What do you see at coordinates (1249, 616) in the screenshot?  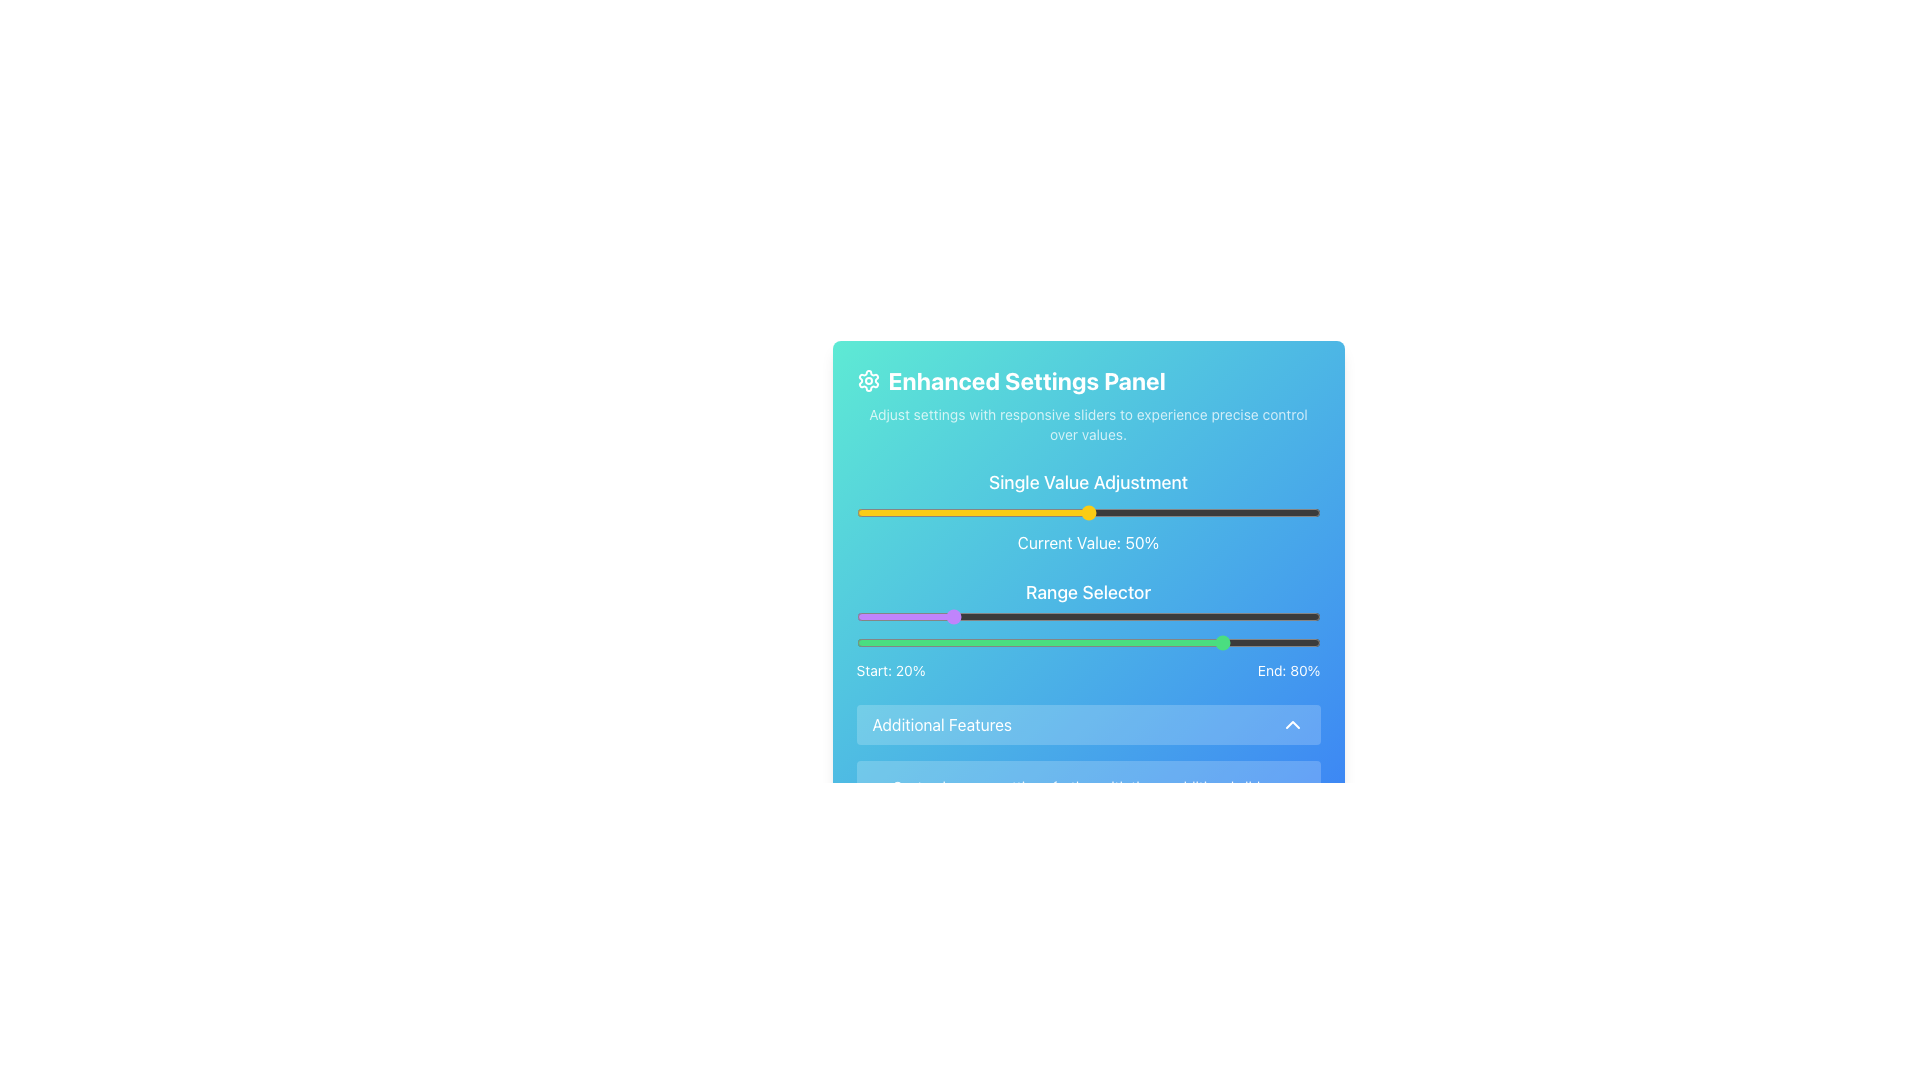 I see `the range selector sliders` at bounding box center [1249, 616].